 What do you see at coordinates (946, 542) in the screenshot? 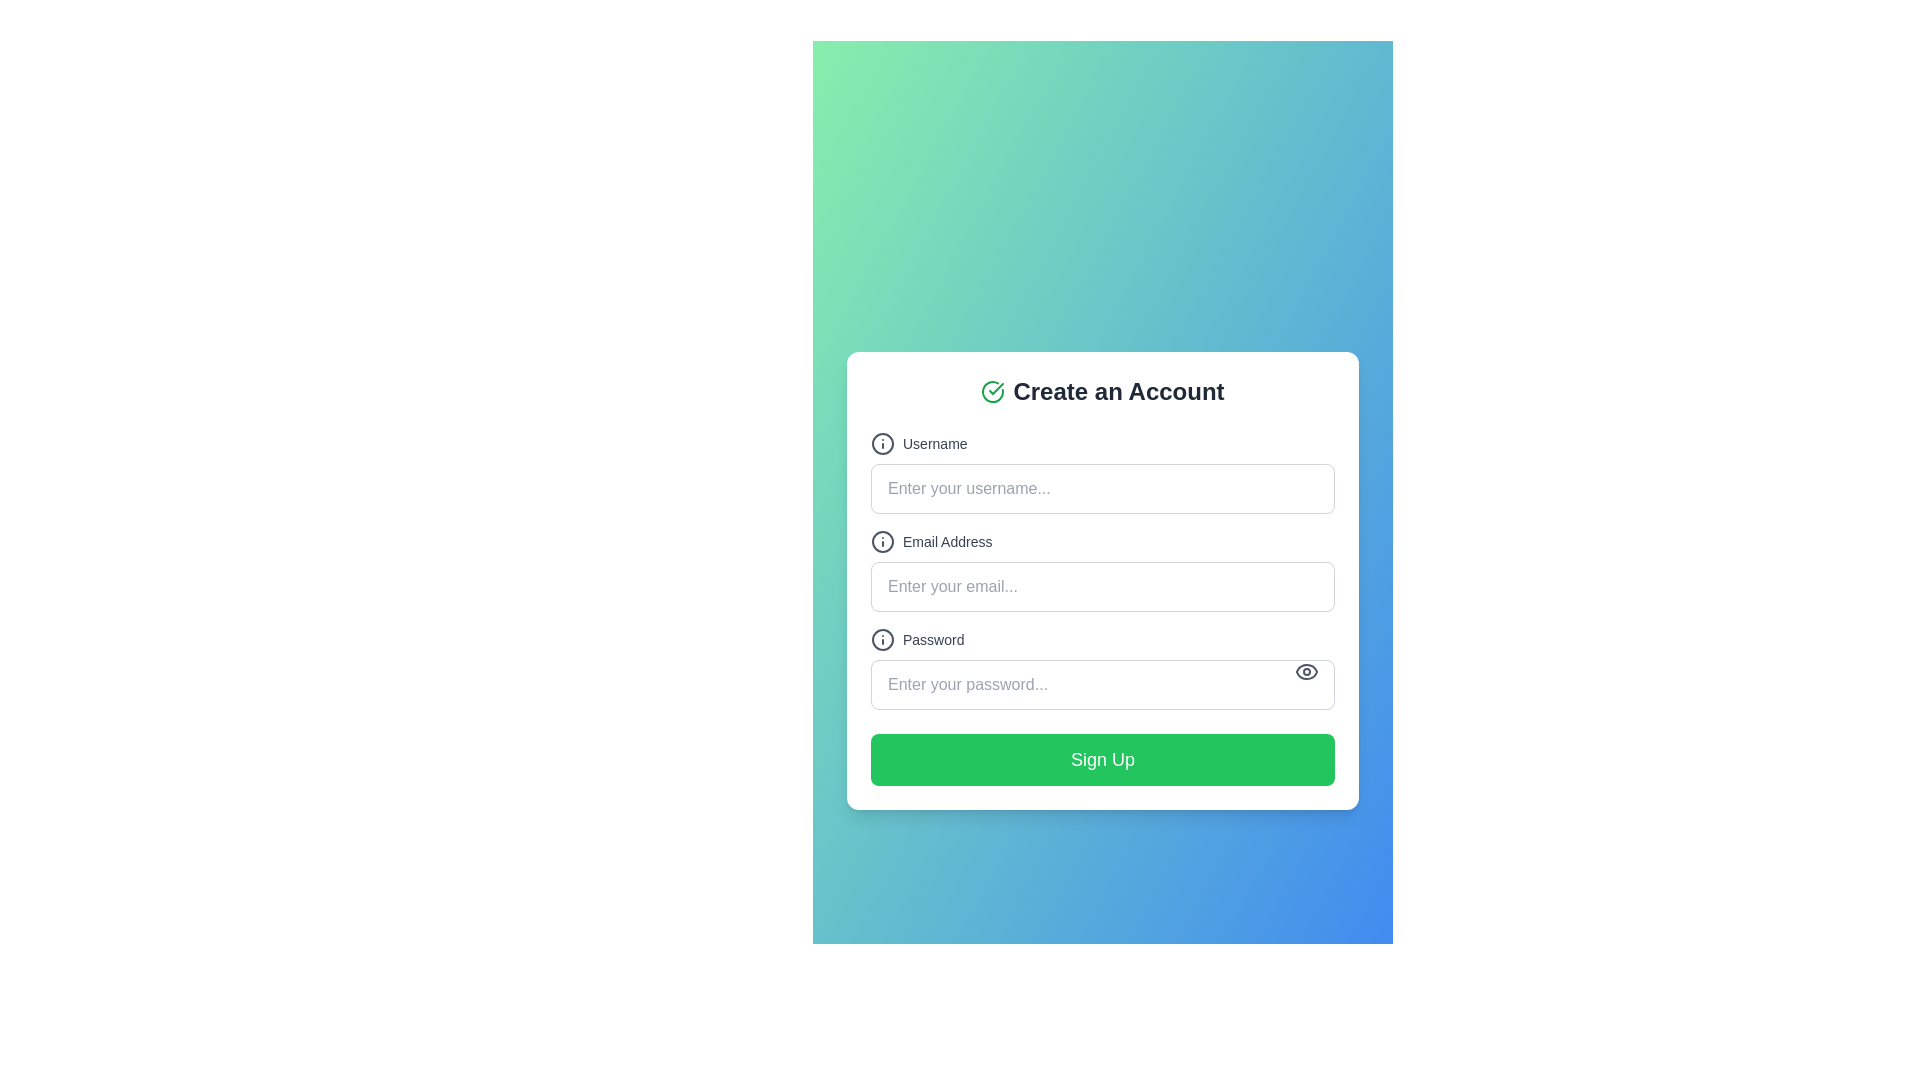
I see `the text label that describes the email input field, positioned between an 'i' icon and the email input box` at bounding box center [946, 542].